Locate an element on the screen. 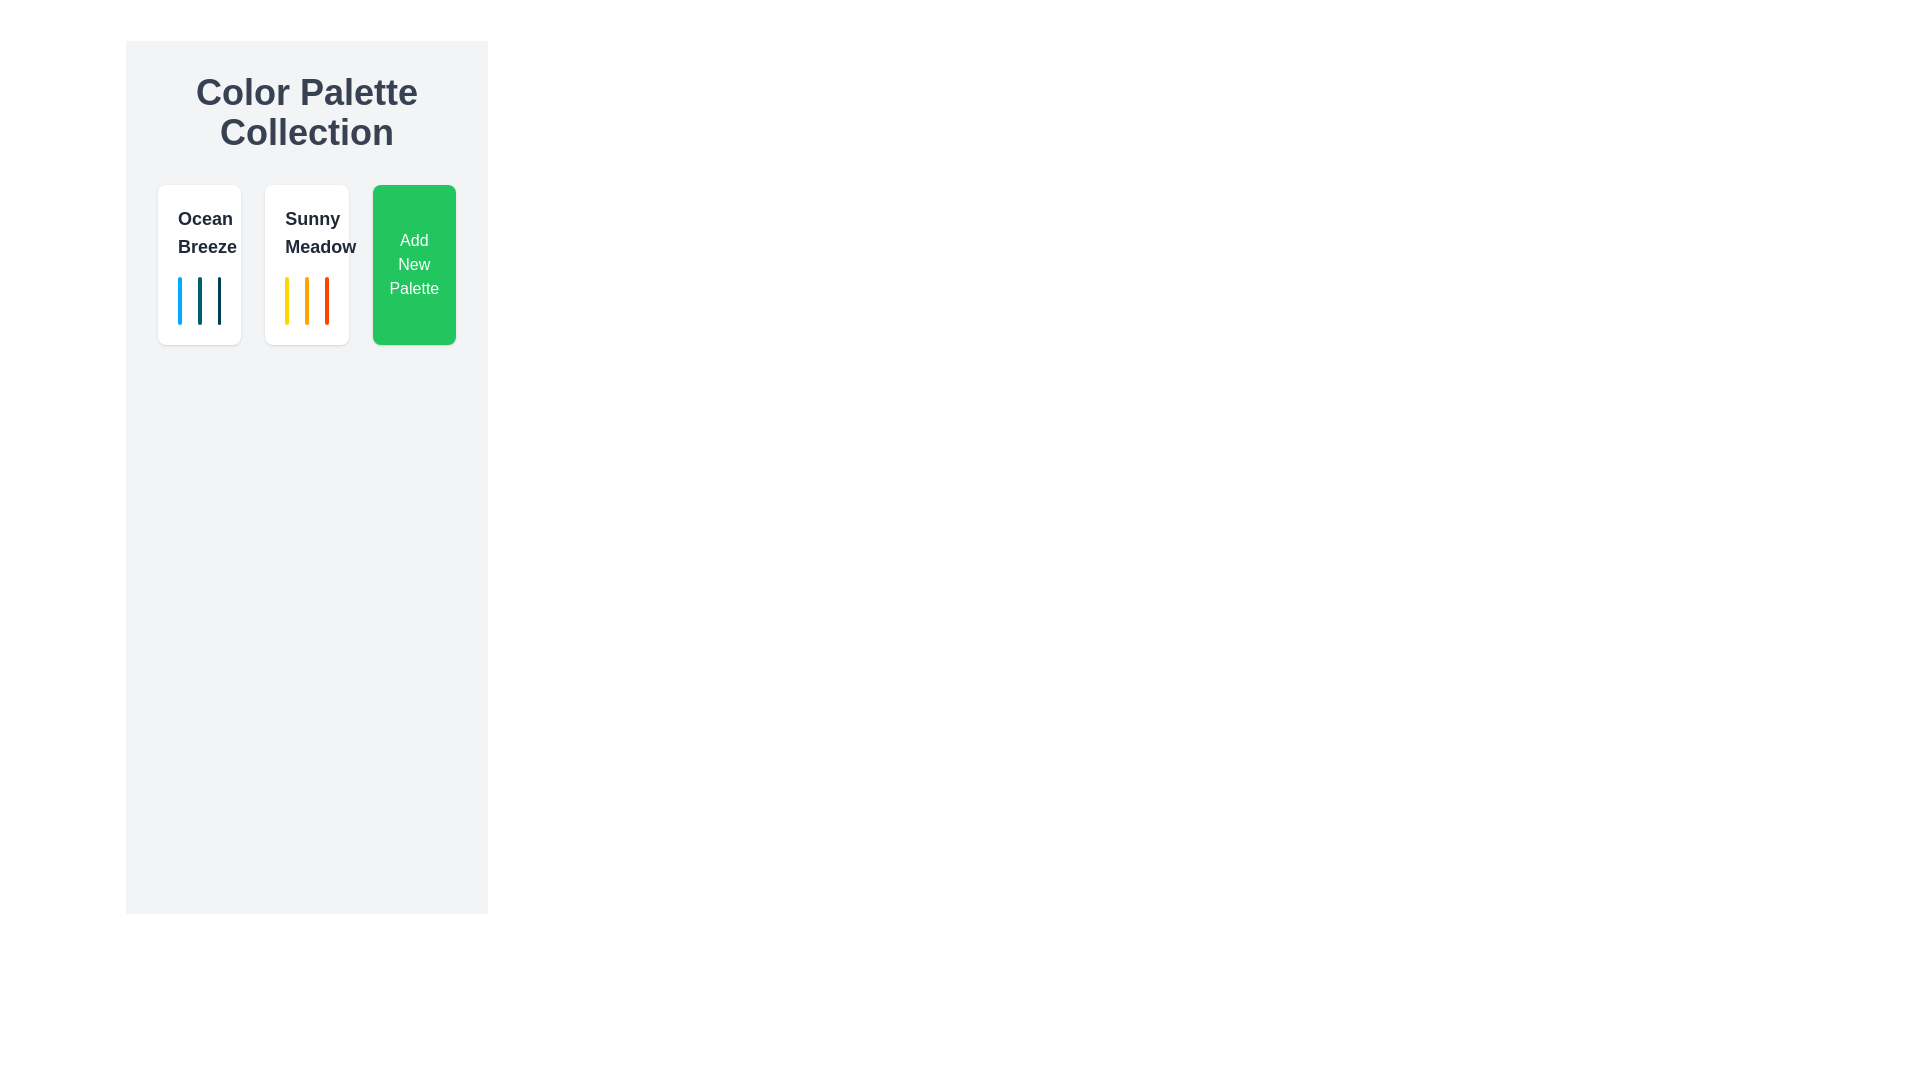 The width and height of the screenshot is (1920, 1080). the color palette element, which is the second card in the 'Sunny Meadow' section is located at coordinates (306, 300).